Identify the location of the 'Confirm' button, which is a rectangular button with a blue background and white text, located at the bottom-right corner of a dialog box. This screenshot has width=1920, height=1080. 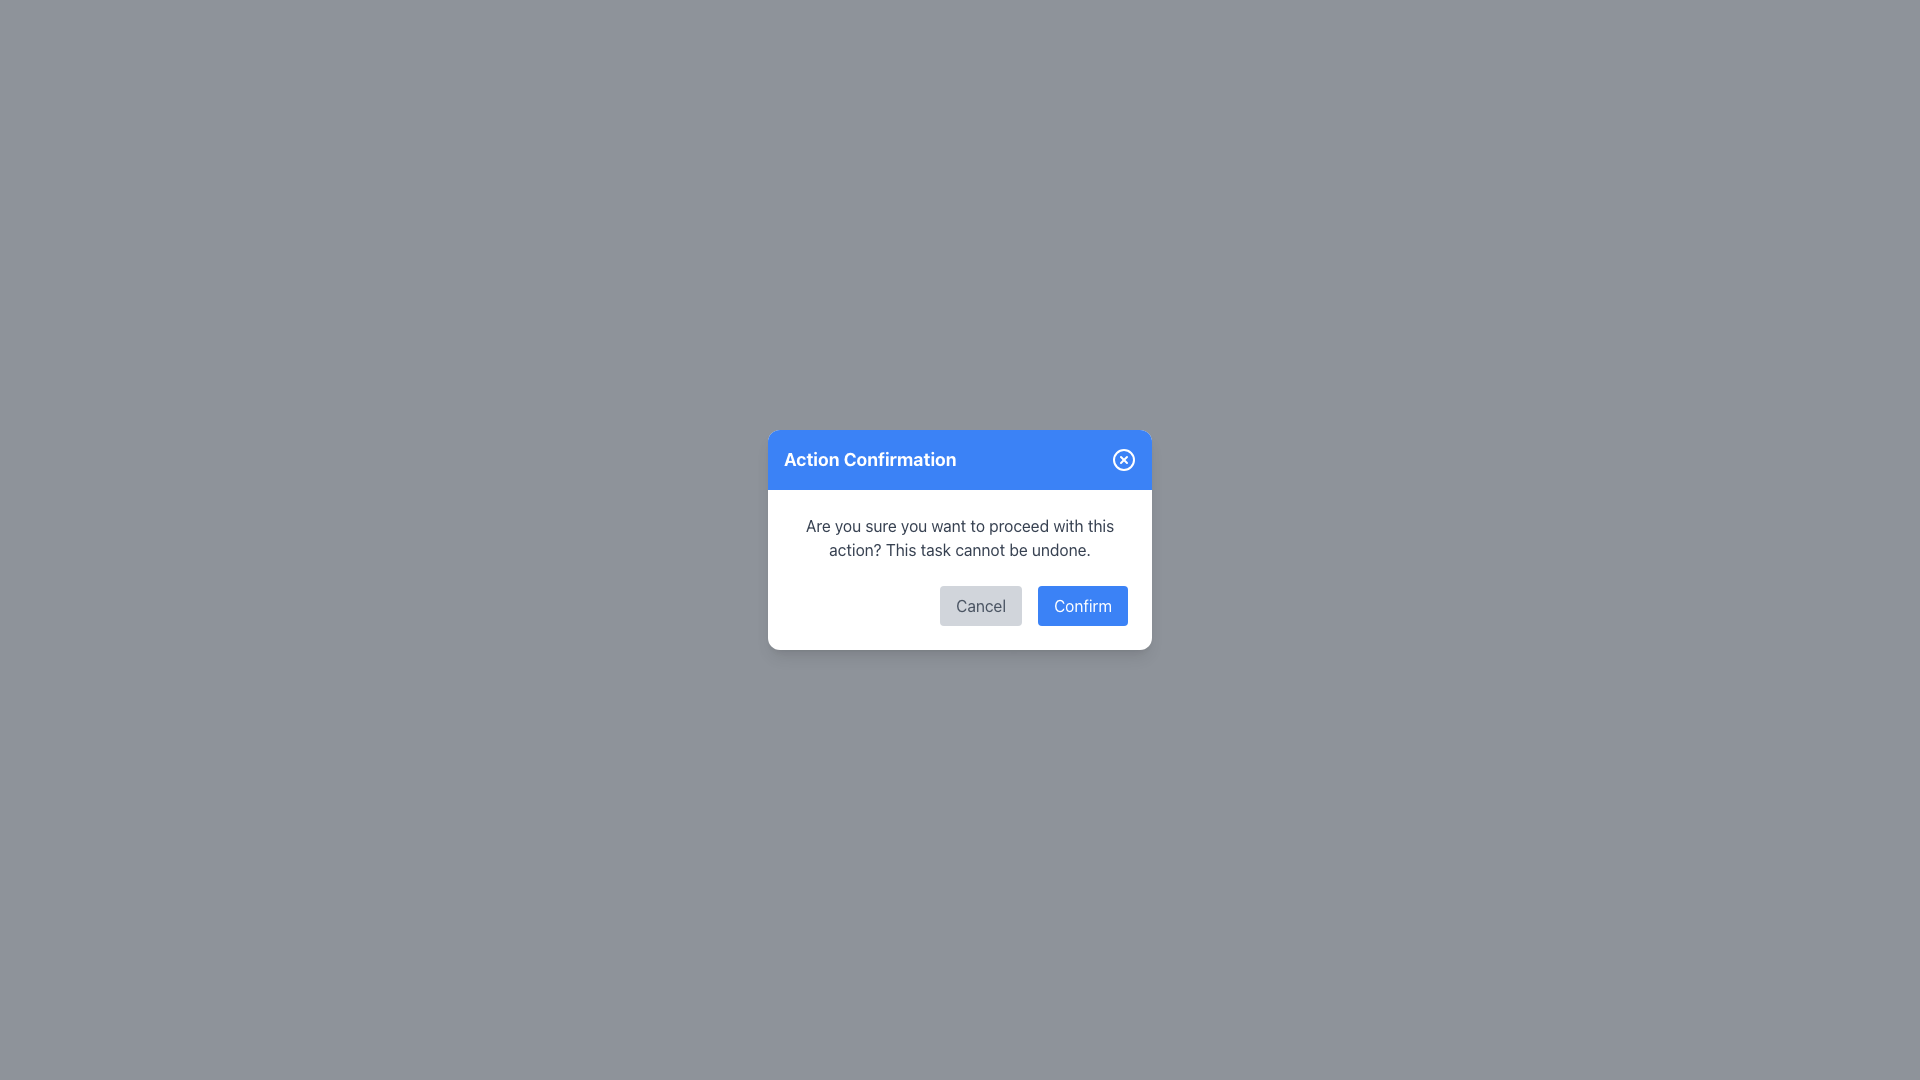
(1082, 604).